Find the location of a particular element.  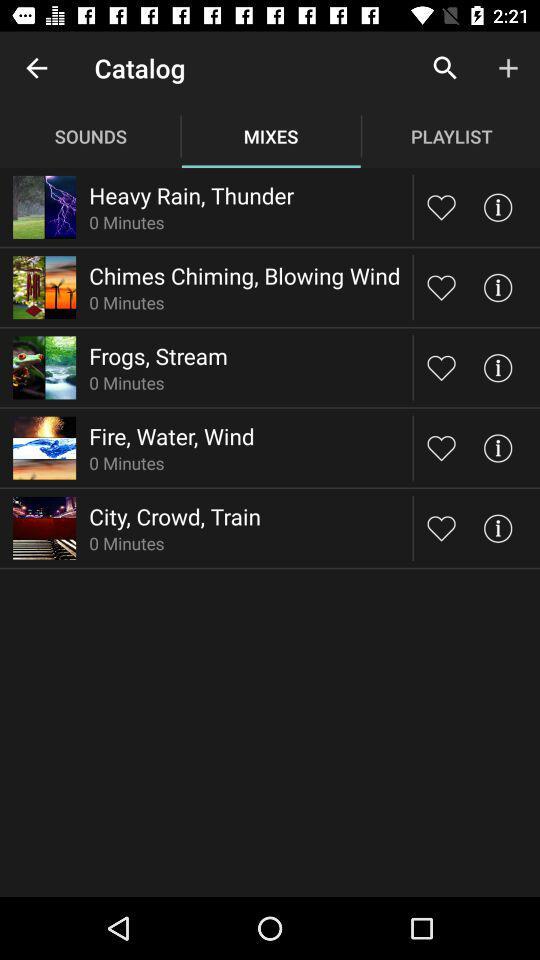

icon above playlist item is located at coordinates (445, 68).